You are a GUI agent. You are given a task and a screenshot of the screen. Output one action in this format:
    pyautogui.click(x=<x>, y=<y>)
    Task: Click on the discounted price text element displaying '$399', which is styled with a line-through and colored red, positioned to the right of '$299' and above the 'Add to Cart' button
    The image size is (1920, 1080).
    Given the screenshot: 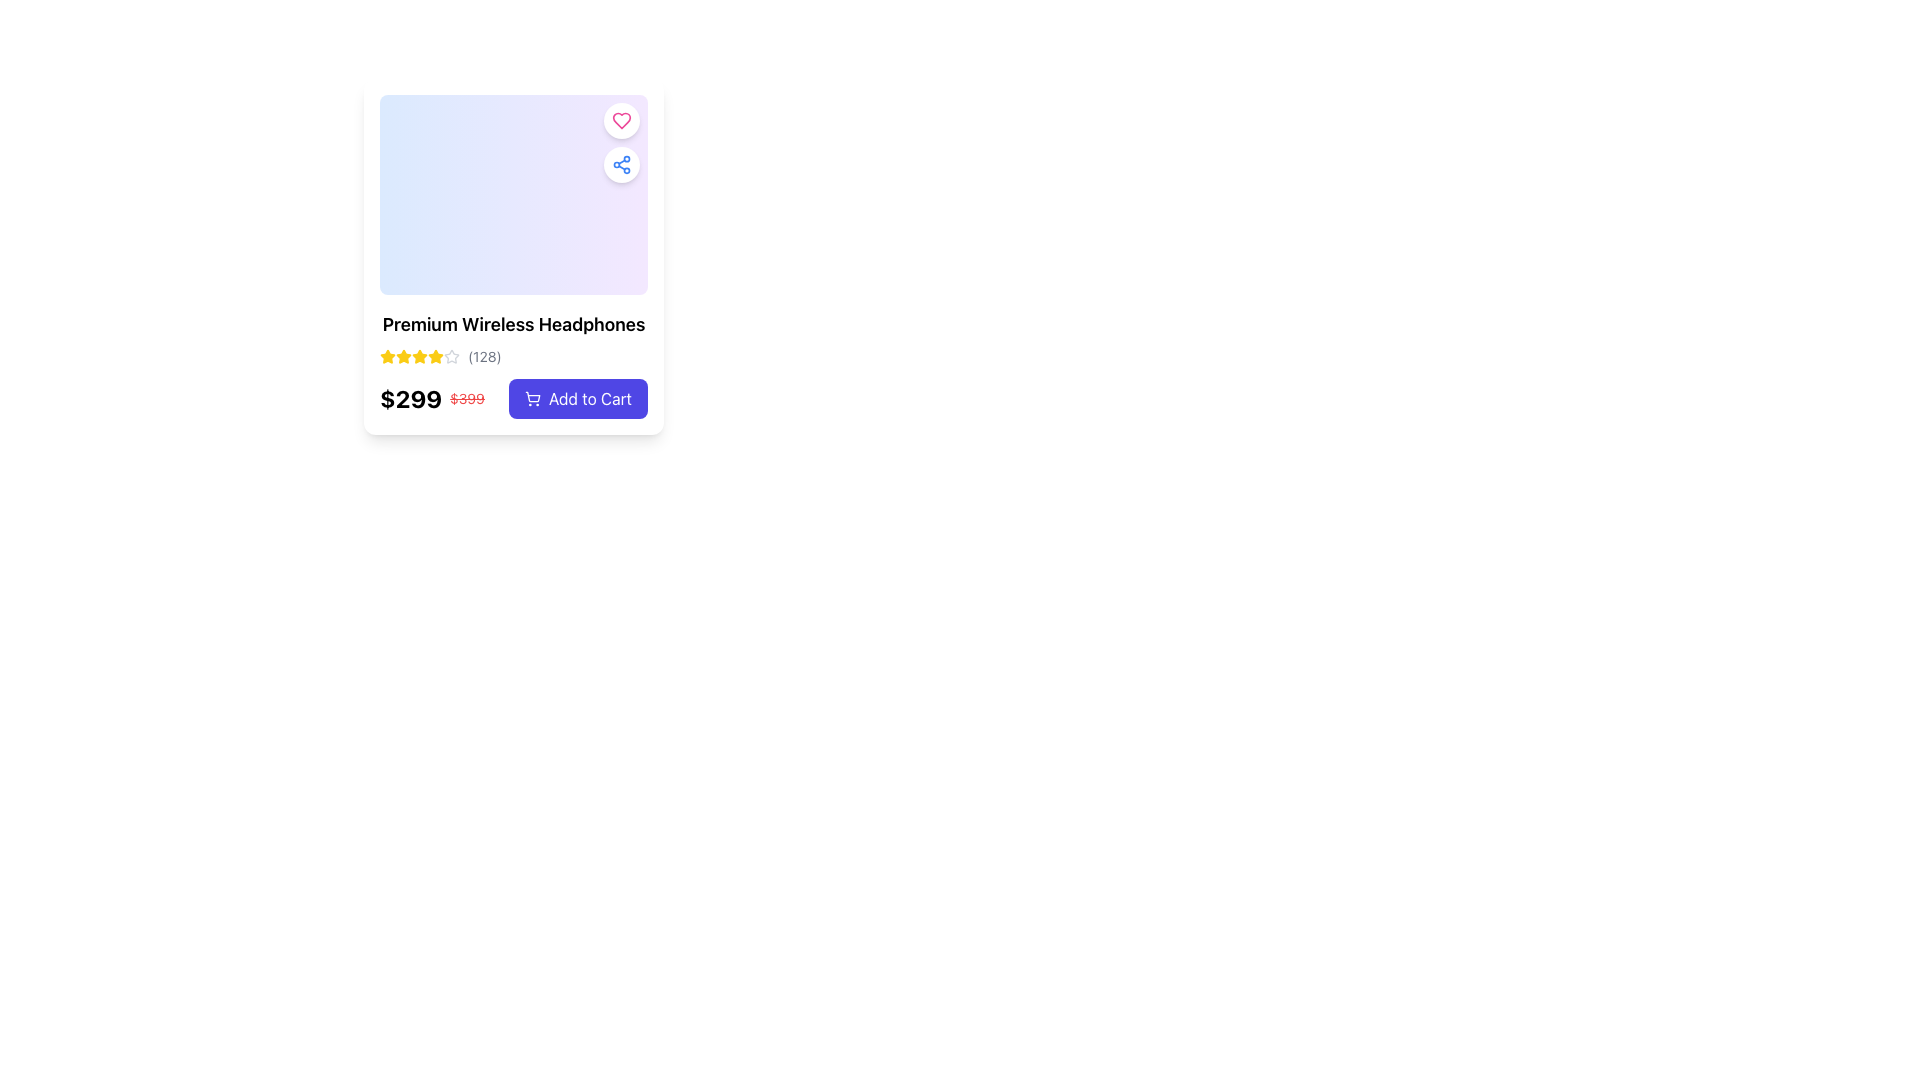 What is the action you would take?
    pyautogui.click(x=466, y=398)
    